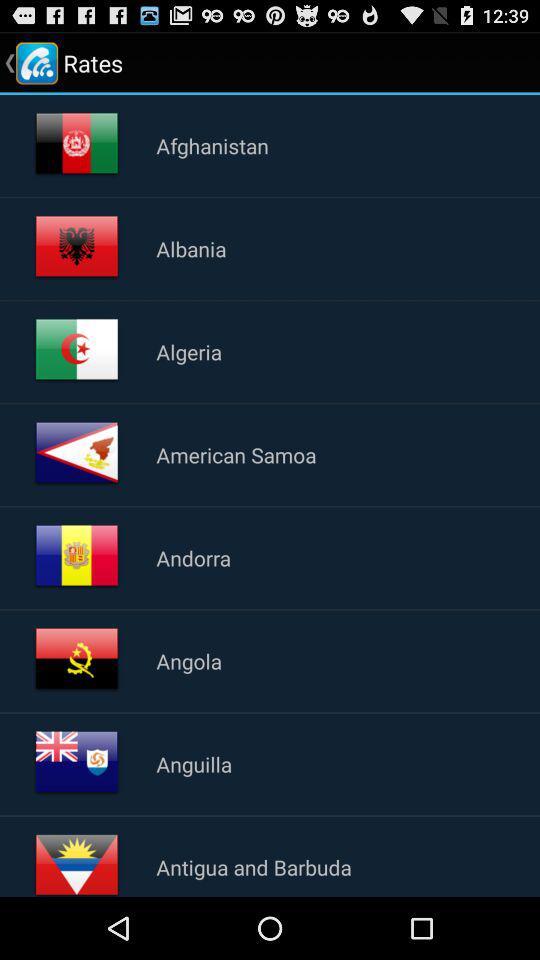  I want to click on the antigua and barbuda icon, so click(254, 866).